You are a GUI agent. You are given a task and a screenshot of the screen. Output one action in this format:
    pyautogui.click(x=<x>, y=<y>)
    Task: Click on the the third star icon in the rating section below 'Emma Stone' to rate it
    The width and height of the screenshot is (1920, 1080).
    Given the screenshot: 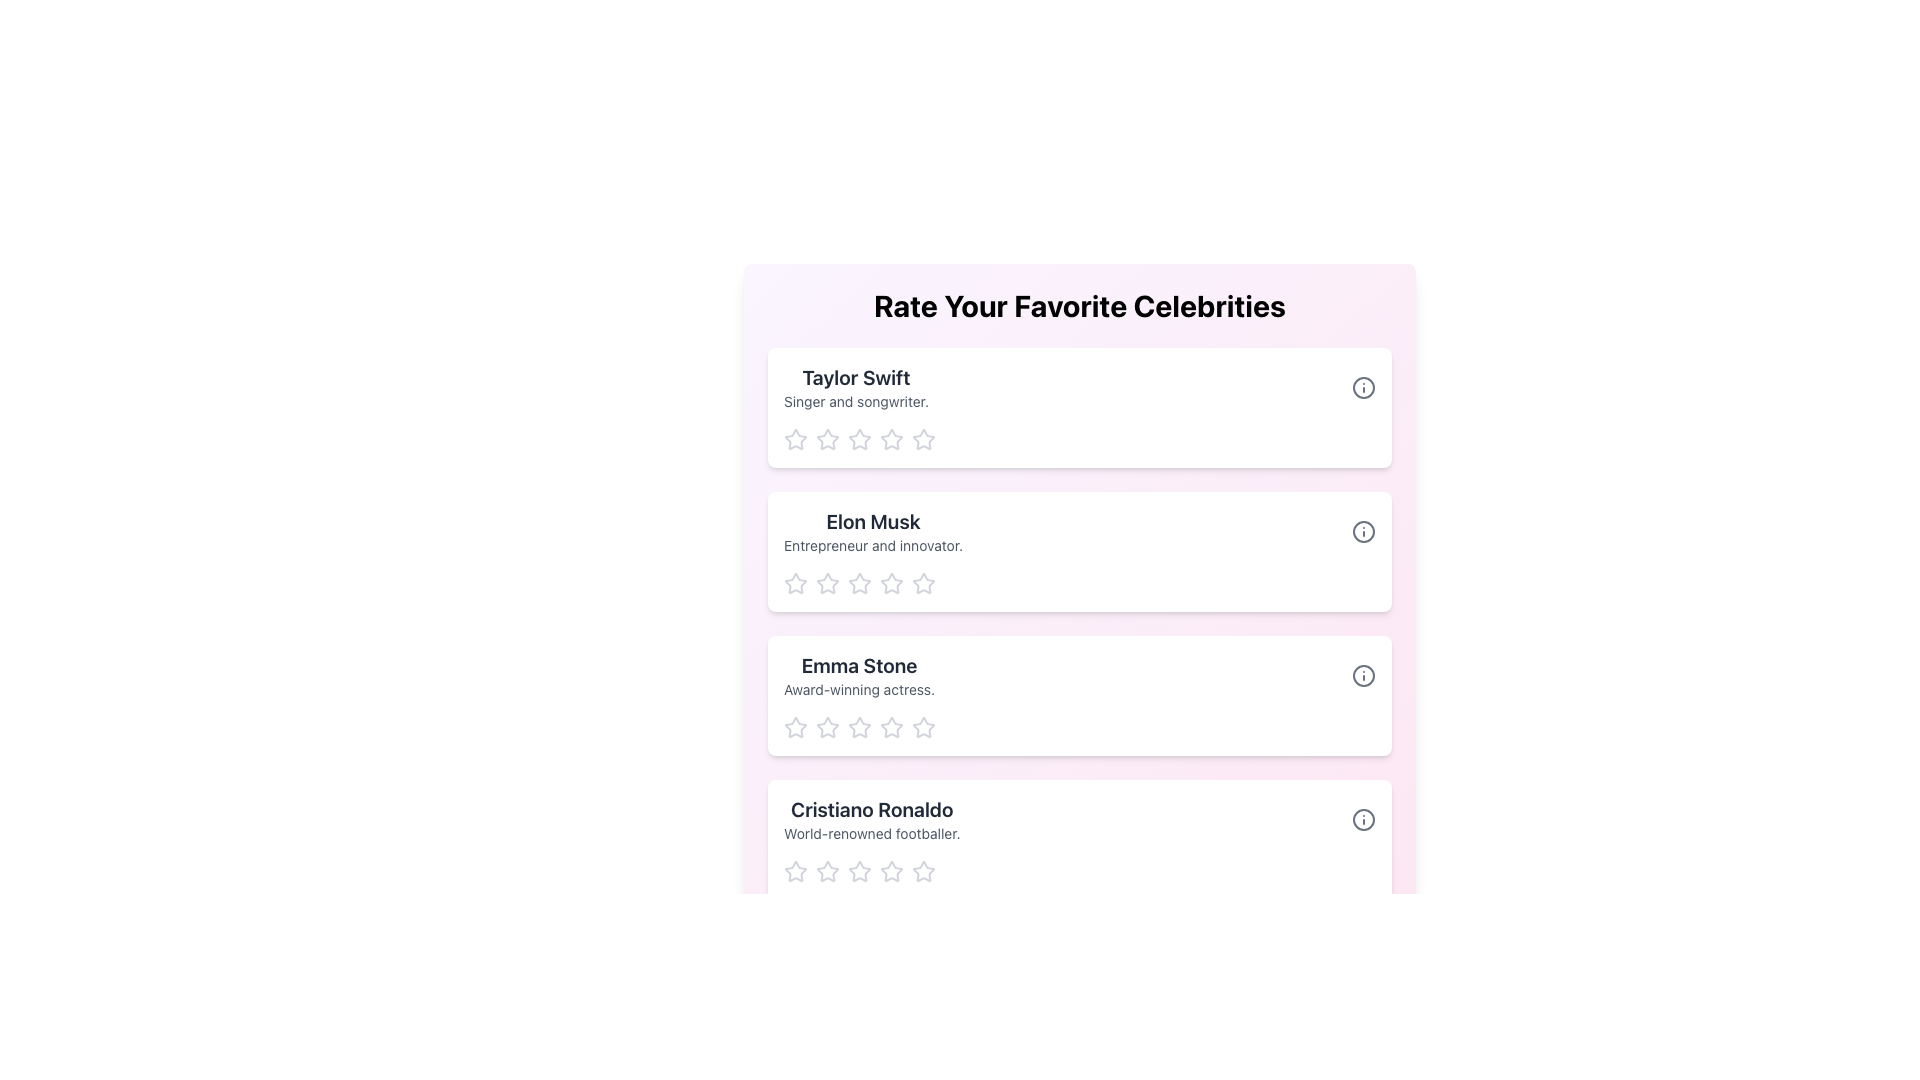 What is the action you would take?
    pyautogui.click(x=891, y=727)
    